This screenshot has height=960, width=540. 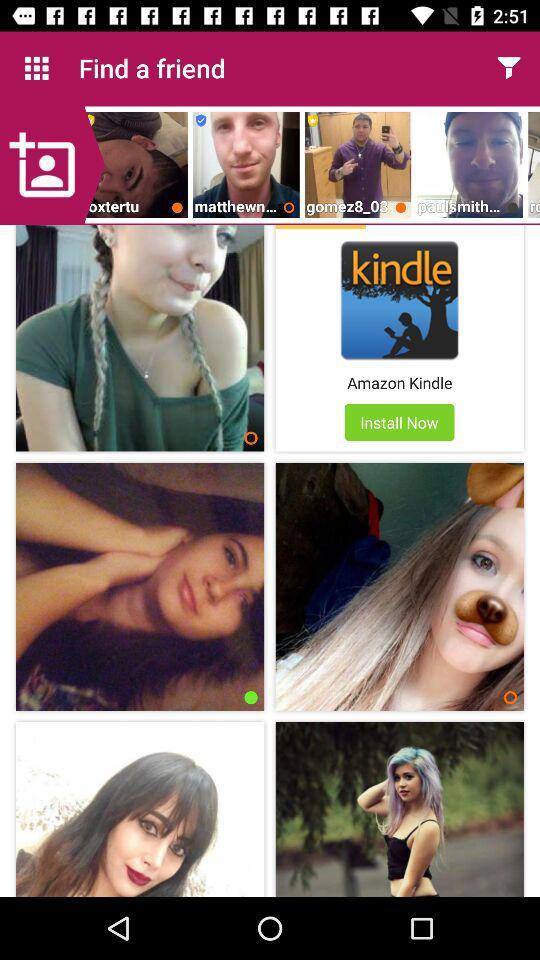 What do you see at coordinates (508, 68) in the screenshot?
I see `item to the right of the find a friend icon` at bounding box center [508, 68].